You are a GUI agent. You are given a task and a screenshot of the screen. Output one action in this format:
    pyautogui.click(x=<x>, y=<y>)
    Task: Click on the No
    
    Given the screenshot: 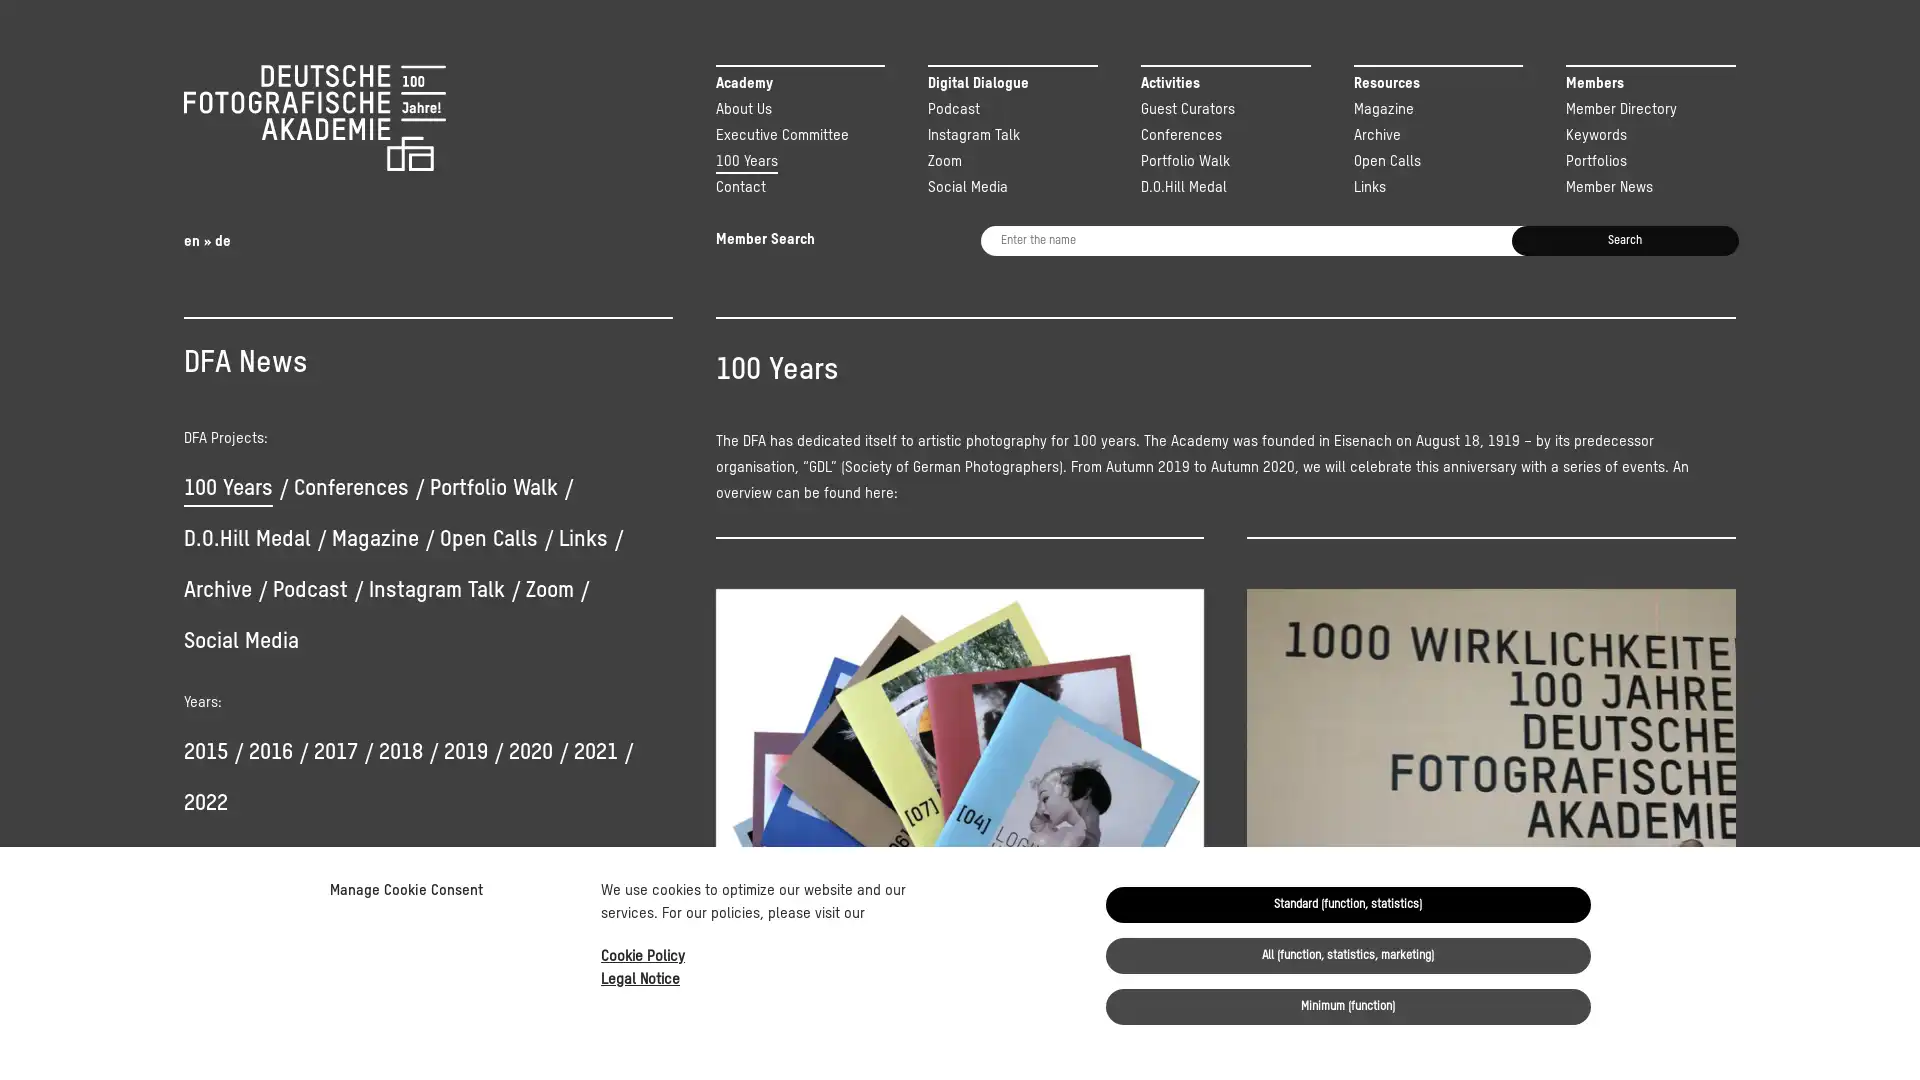 What is the action you would take?
    pyautogui.click(x=243, y=914)
    